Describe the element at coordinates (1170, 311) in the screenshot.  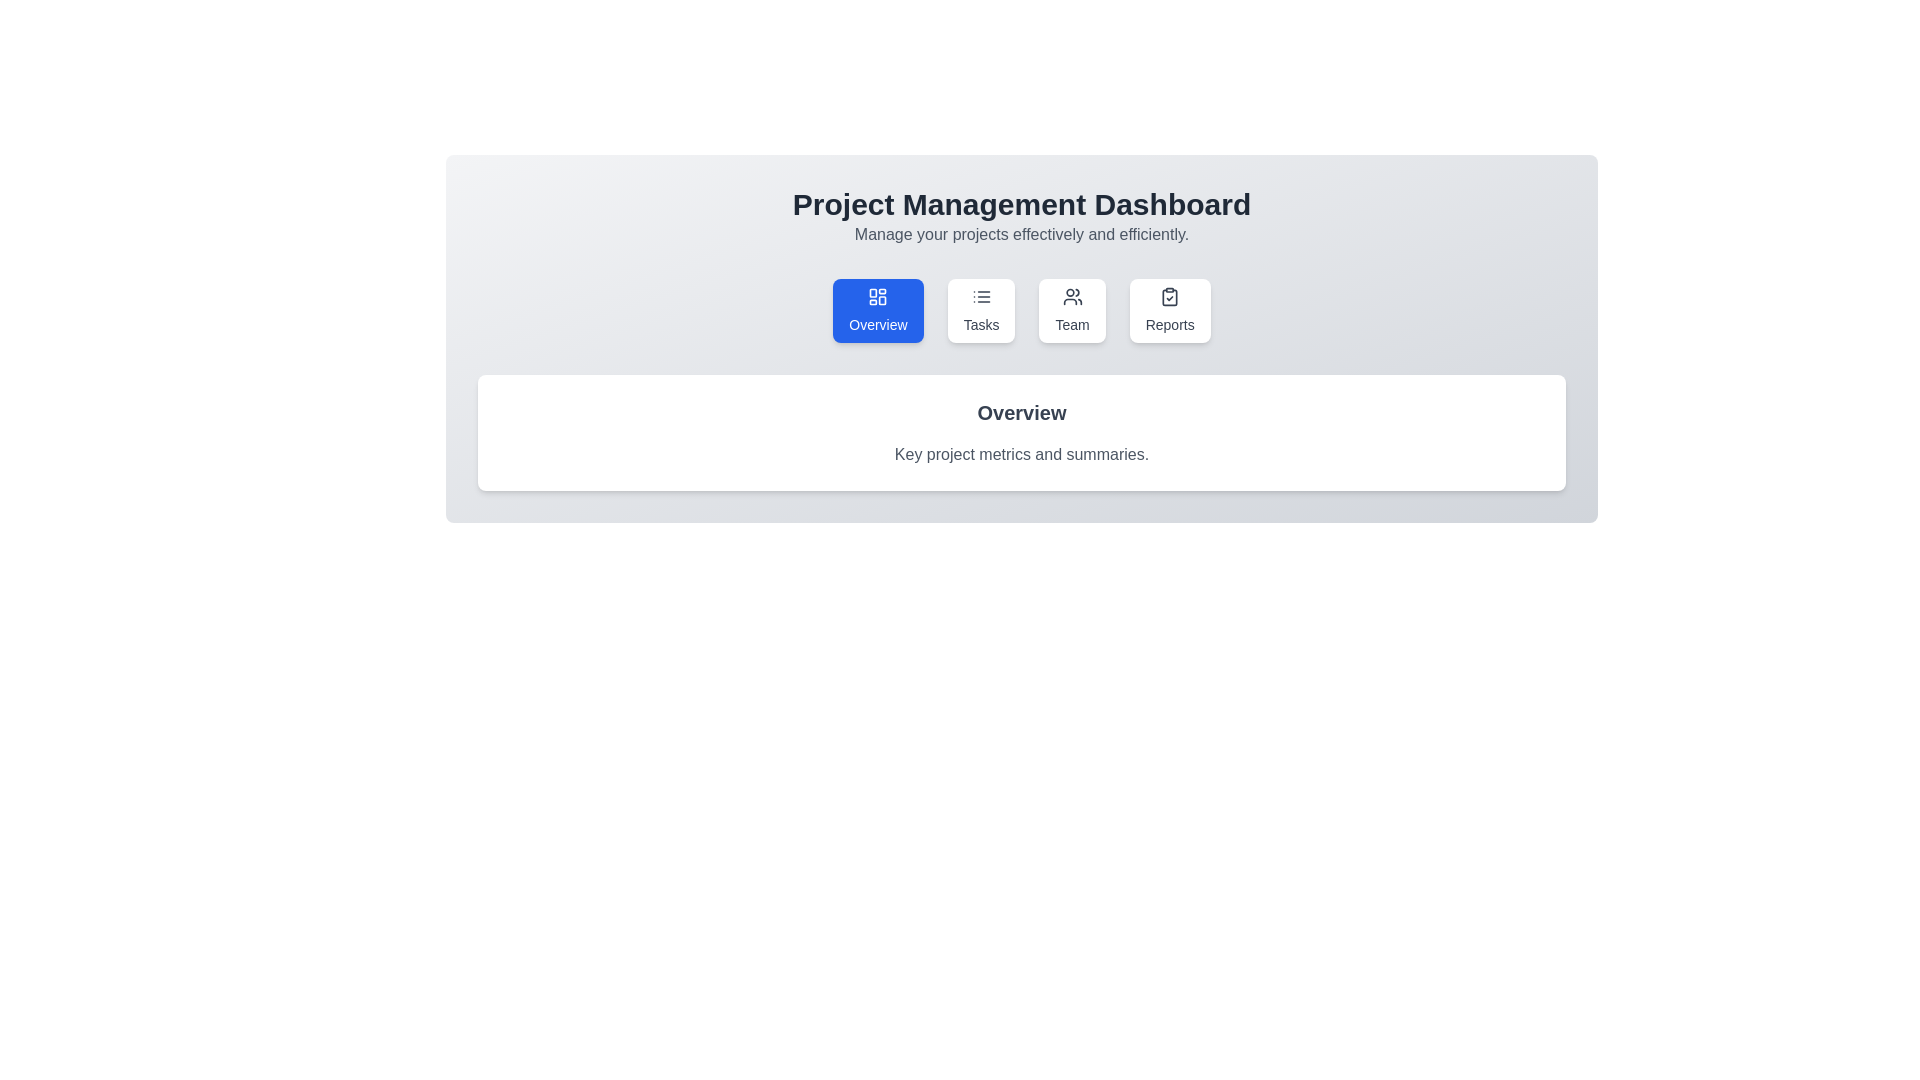
I see `the tab labeled Reports to observe its hover effect` at that location.